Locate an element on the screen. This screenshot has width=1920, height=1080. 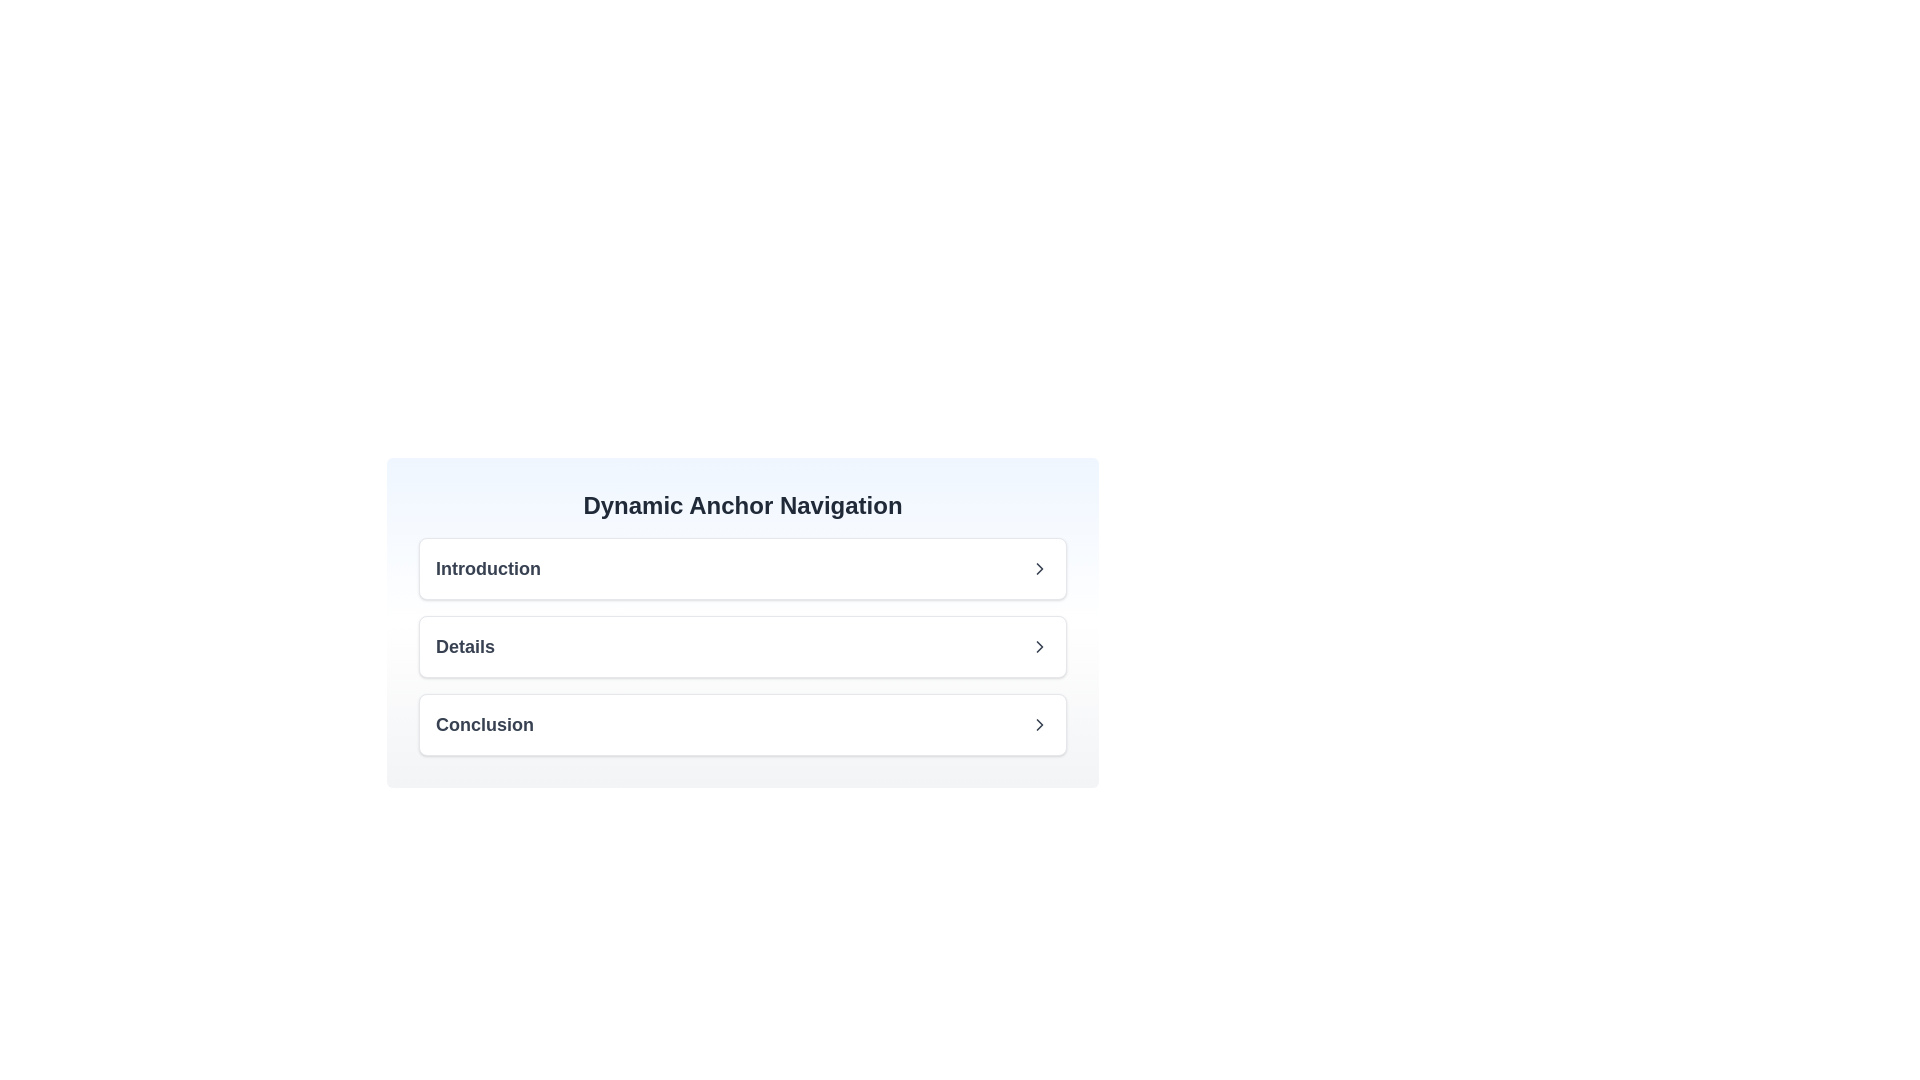
the 'Conclusion' label in bold font located in the third row of the 'Dynamic Anchor Navigation' panel is located at coordinates (484, 725).